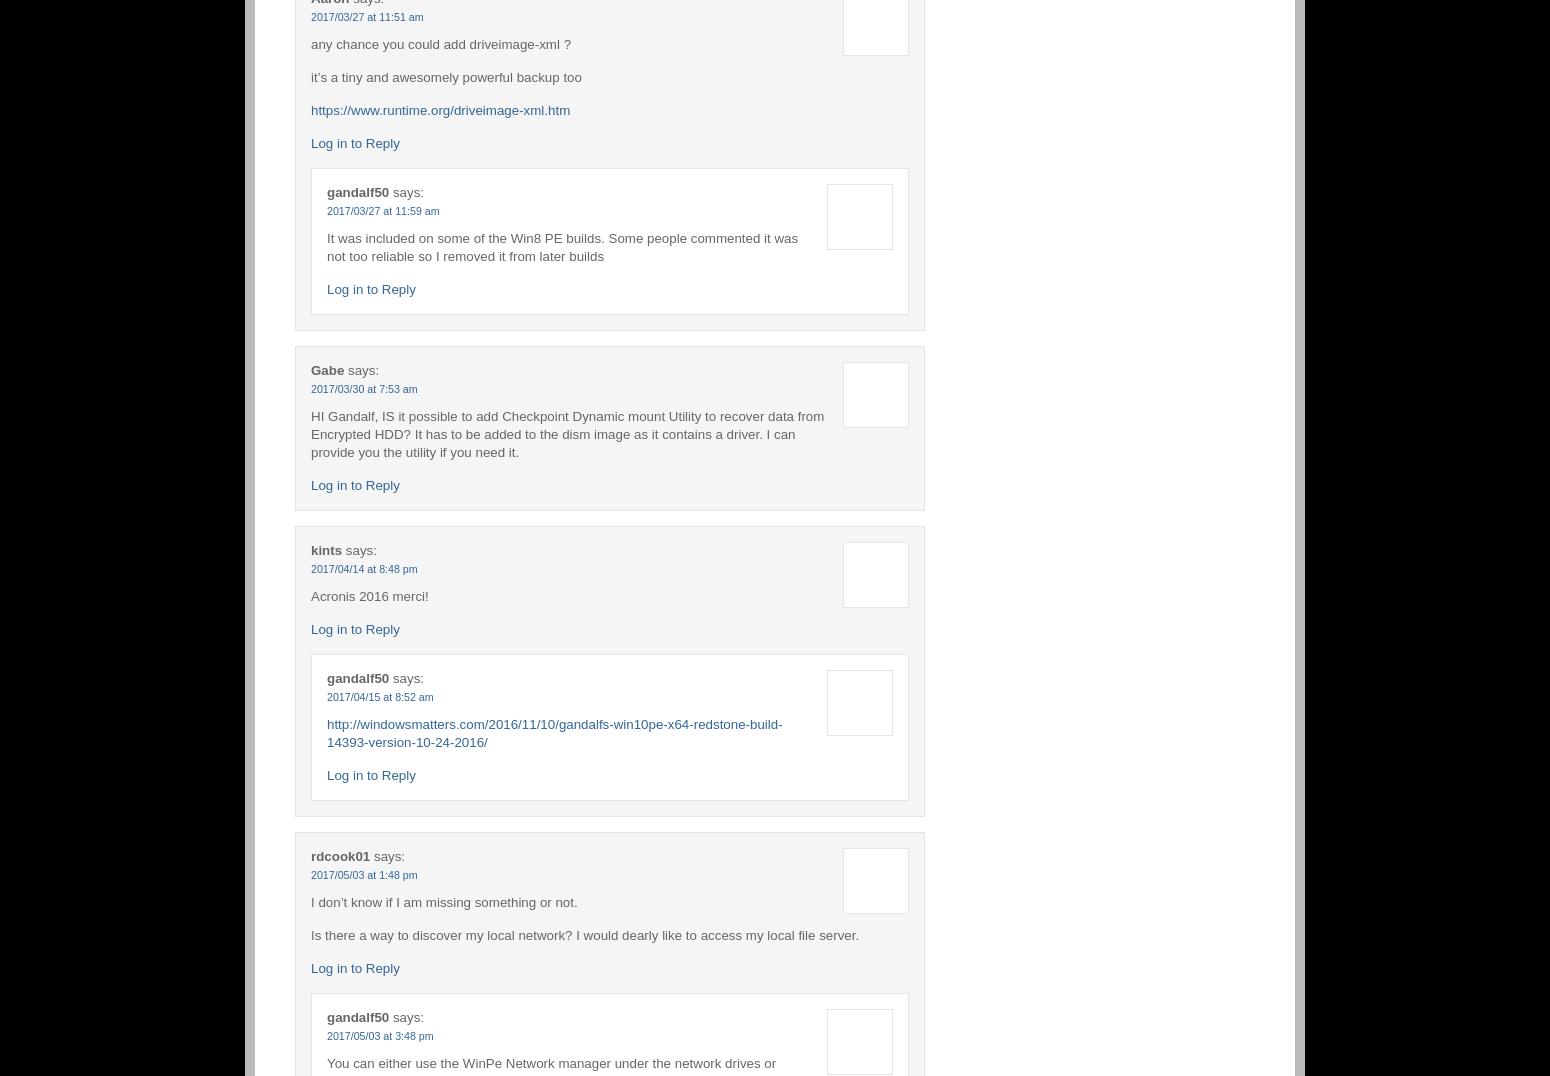 The image size is (1550, 1076). I want to click on 'HI Gandalf, IS it possible to add Checkpoint Dynamic mount Utility to recover data from Encrypted HDD? It has to be added to the dism image as it contains a driver. I can provide you the utility if you need it.', so click(310, 433).